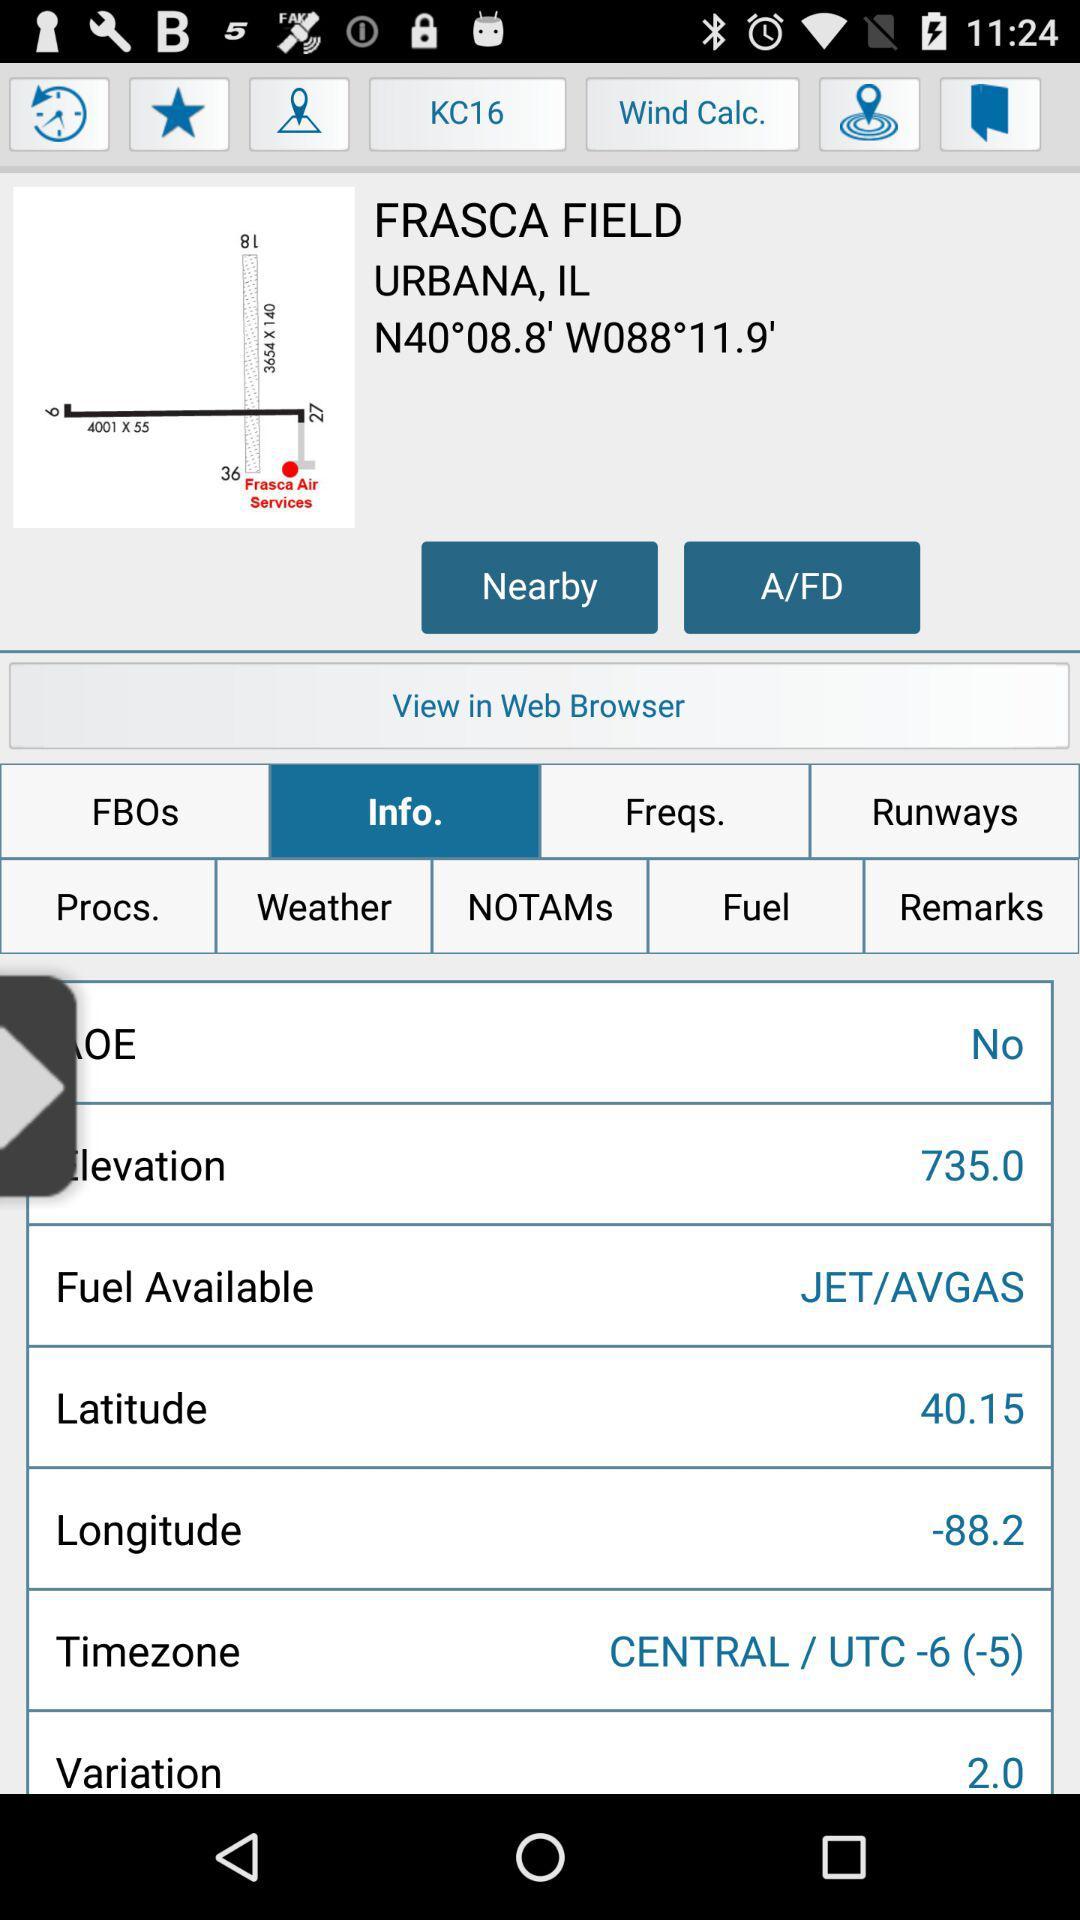 This screenshot has height=1920, width=1080. I want to click on the icon next to freqs. app, so click(405, 811).